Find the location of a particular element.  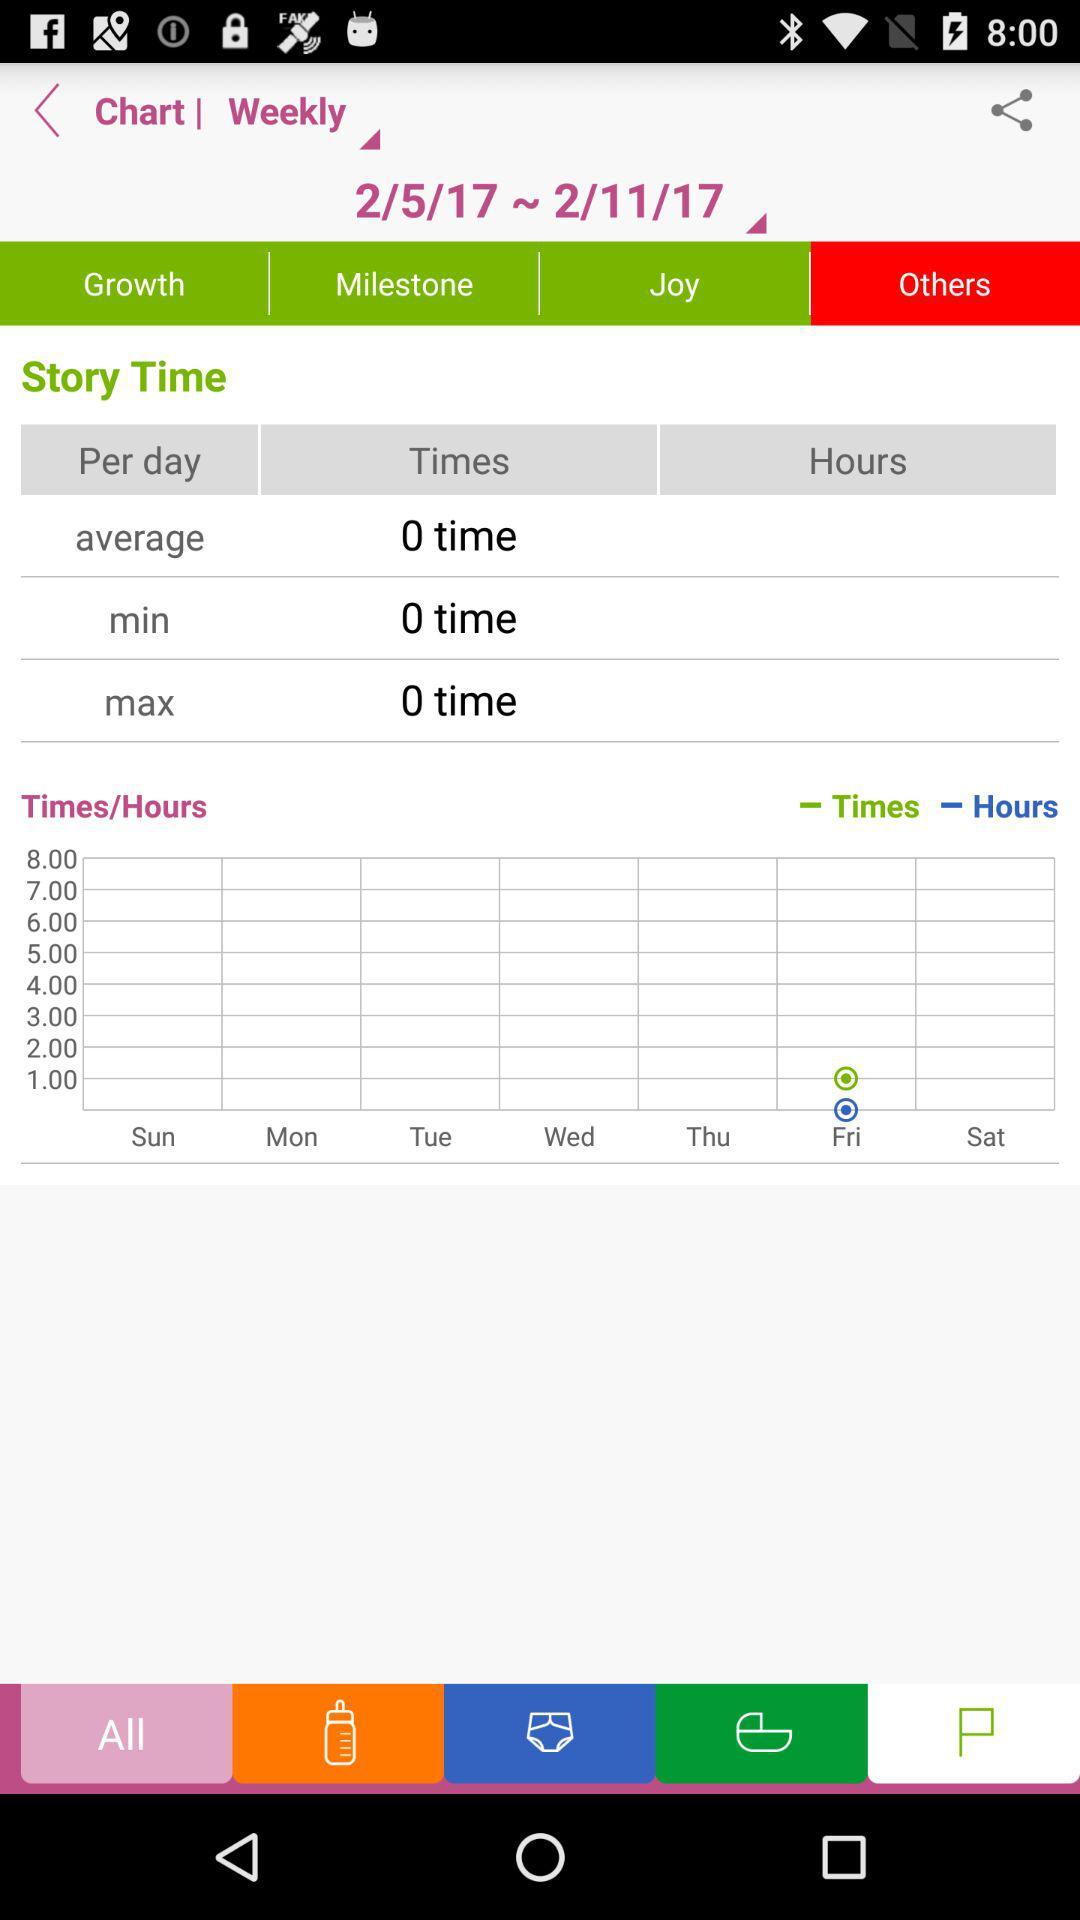

the weekly button is located at coordinates (296, 109).